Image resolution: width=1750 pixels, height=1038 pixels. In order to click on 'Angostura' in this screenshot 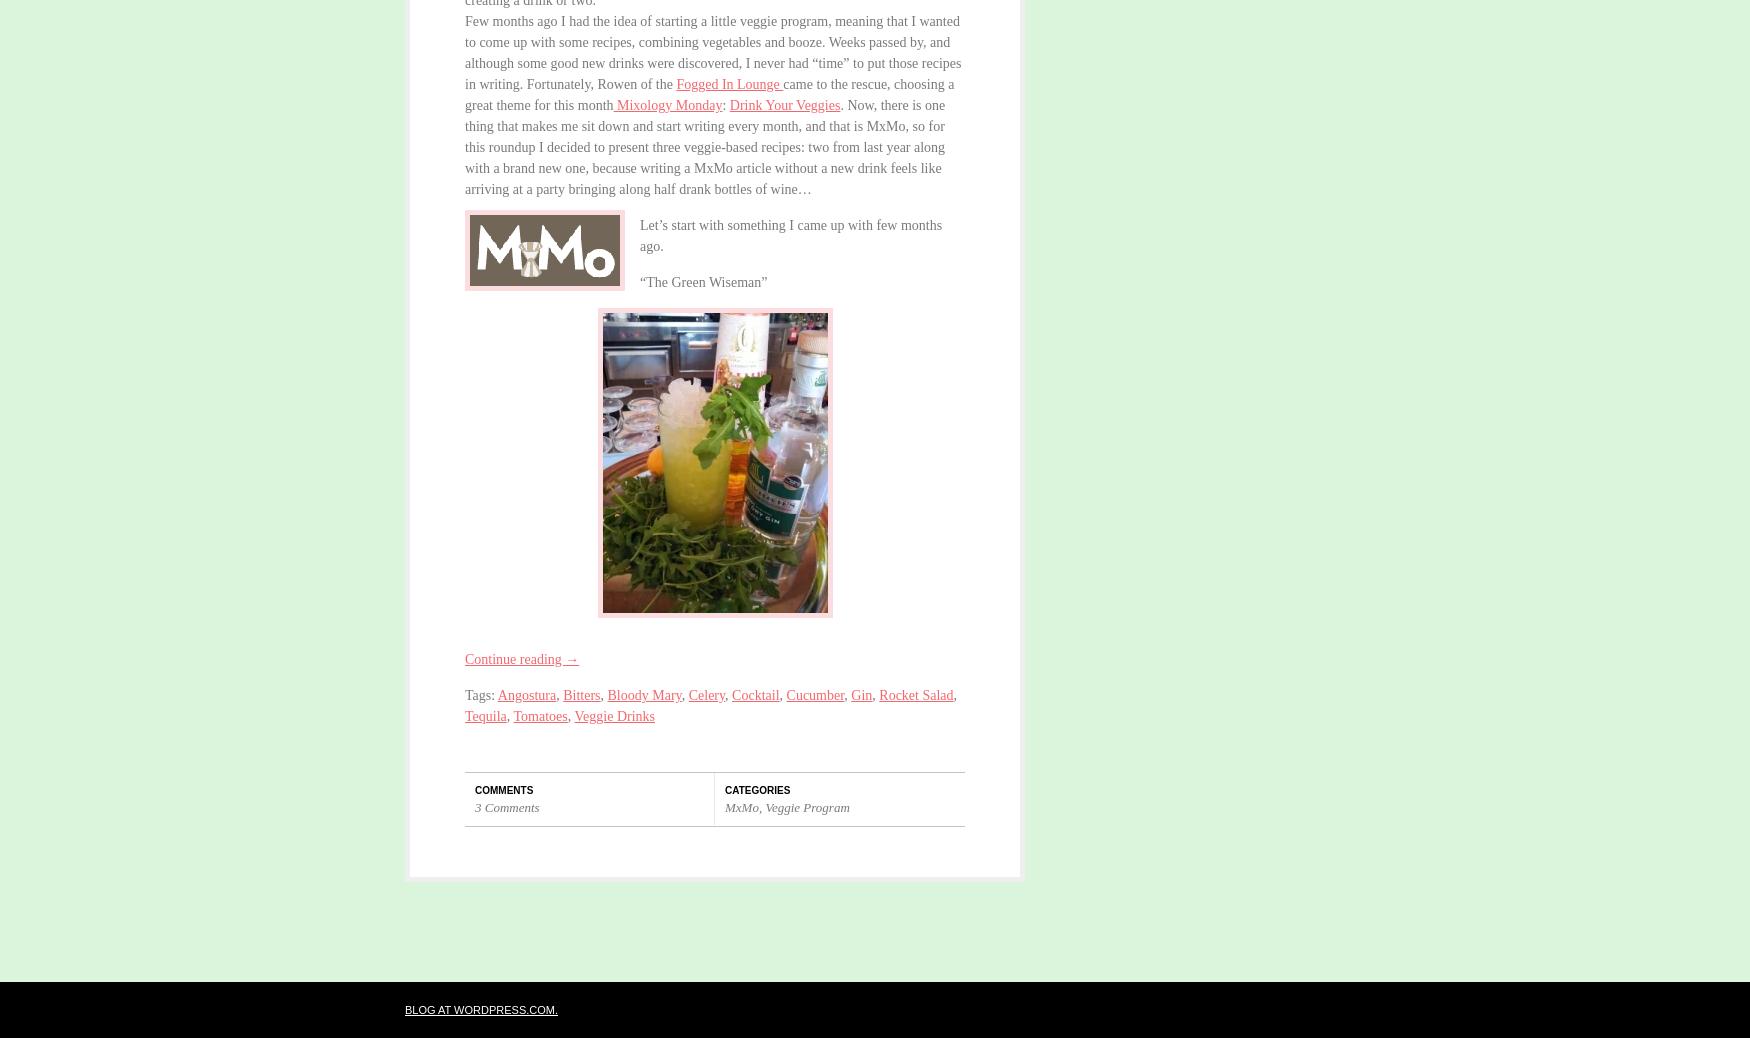, I will do `click(525, 694)`.